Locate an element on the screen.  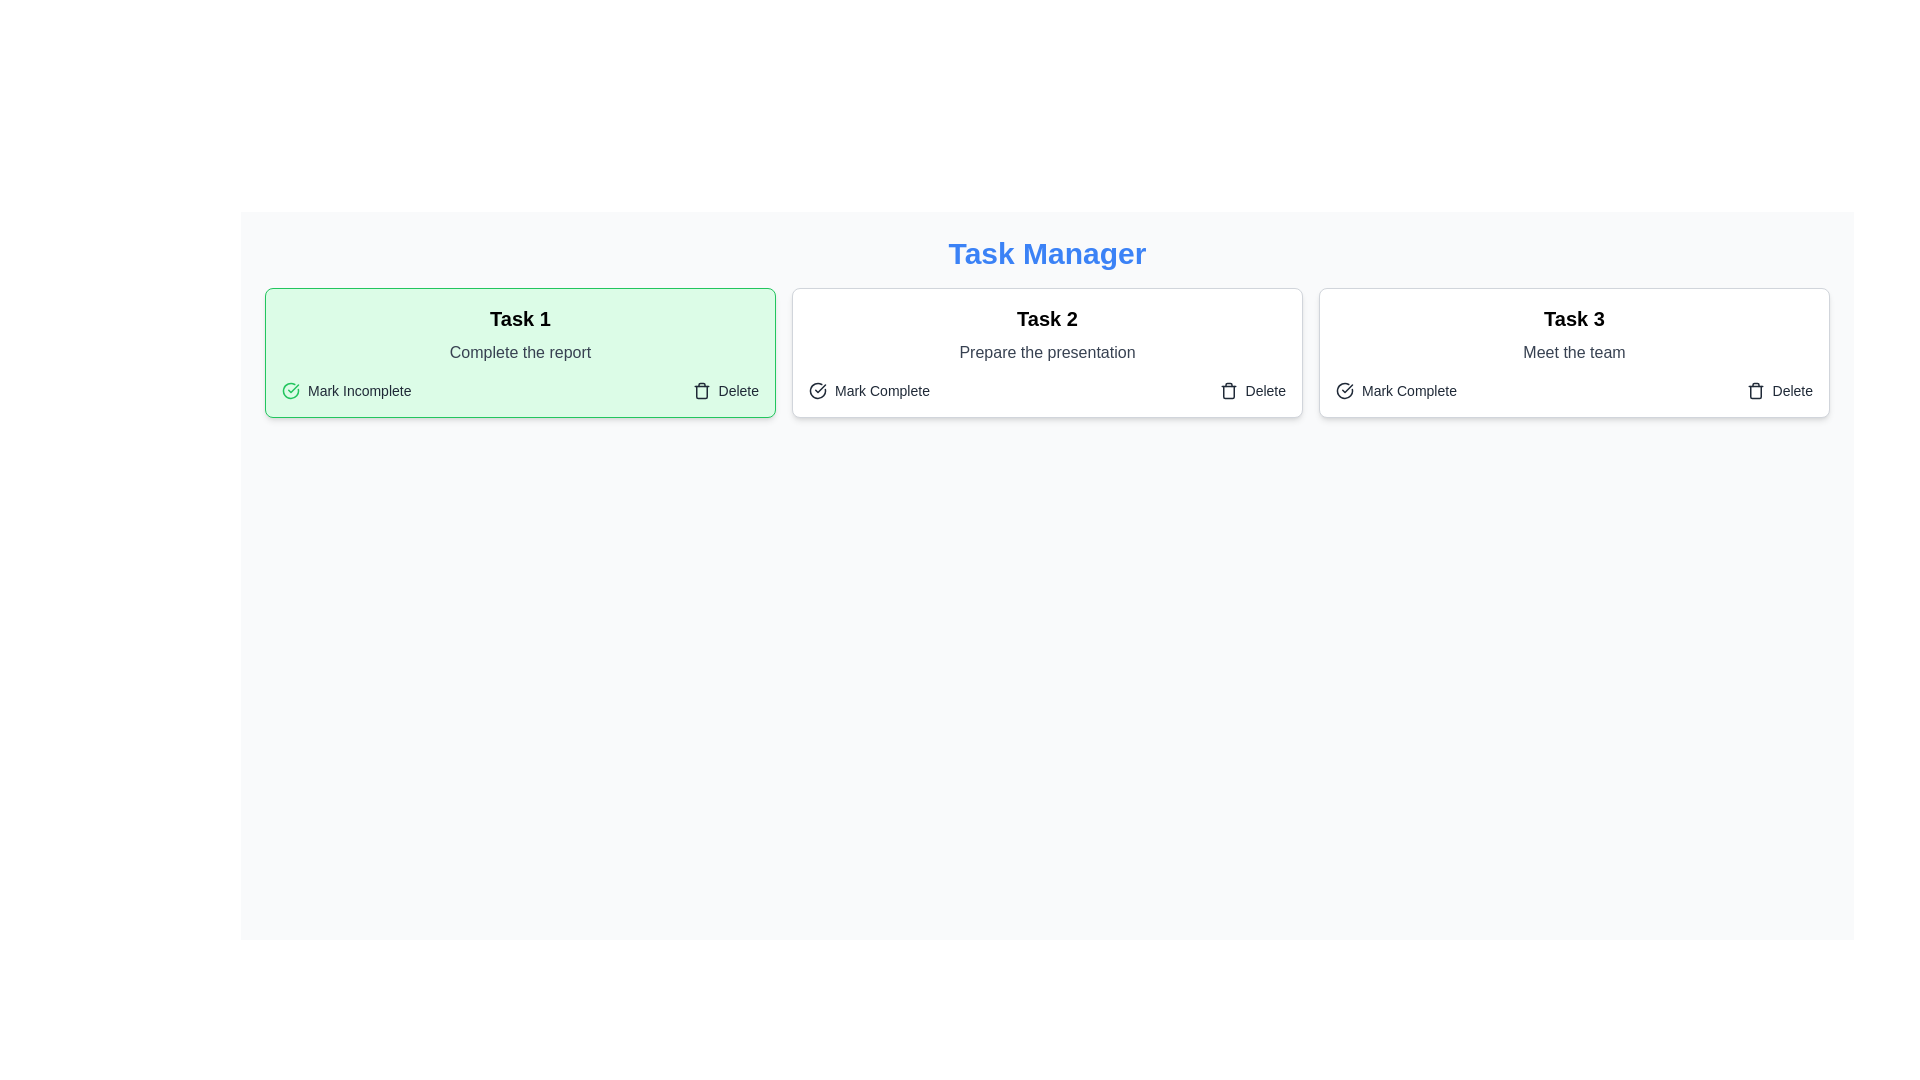
the 'Mark Complete' button with the circular checkmark icon is located at coordinates (869, 390).